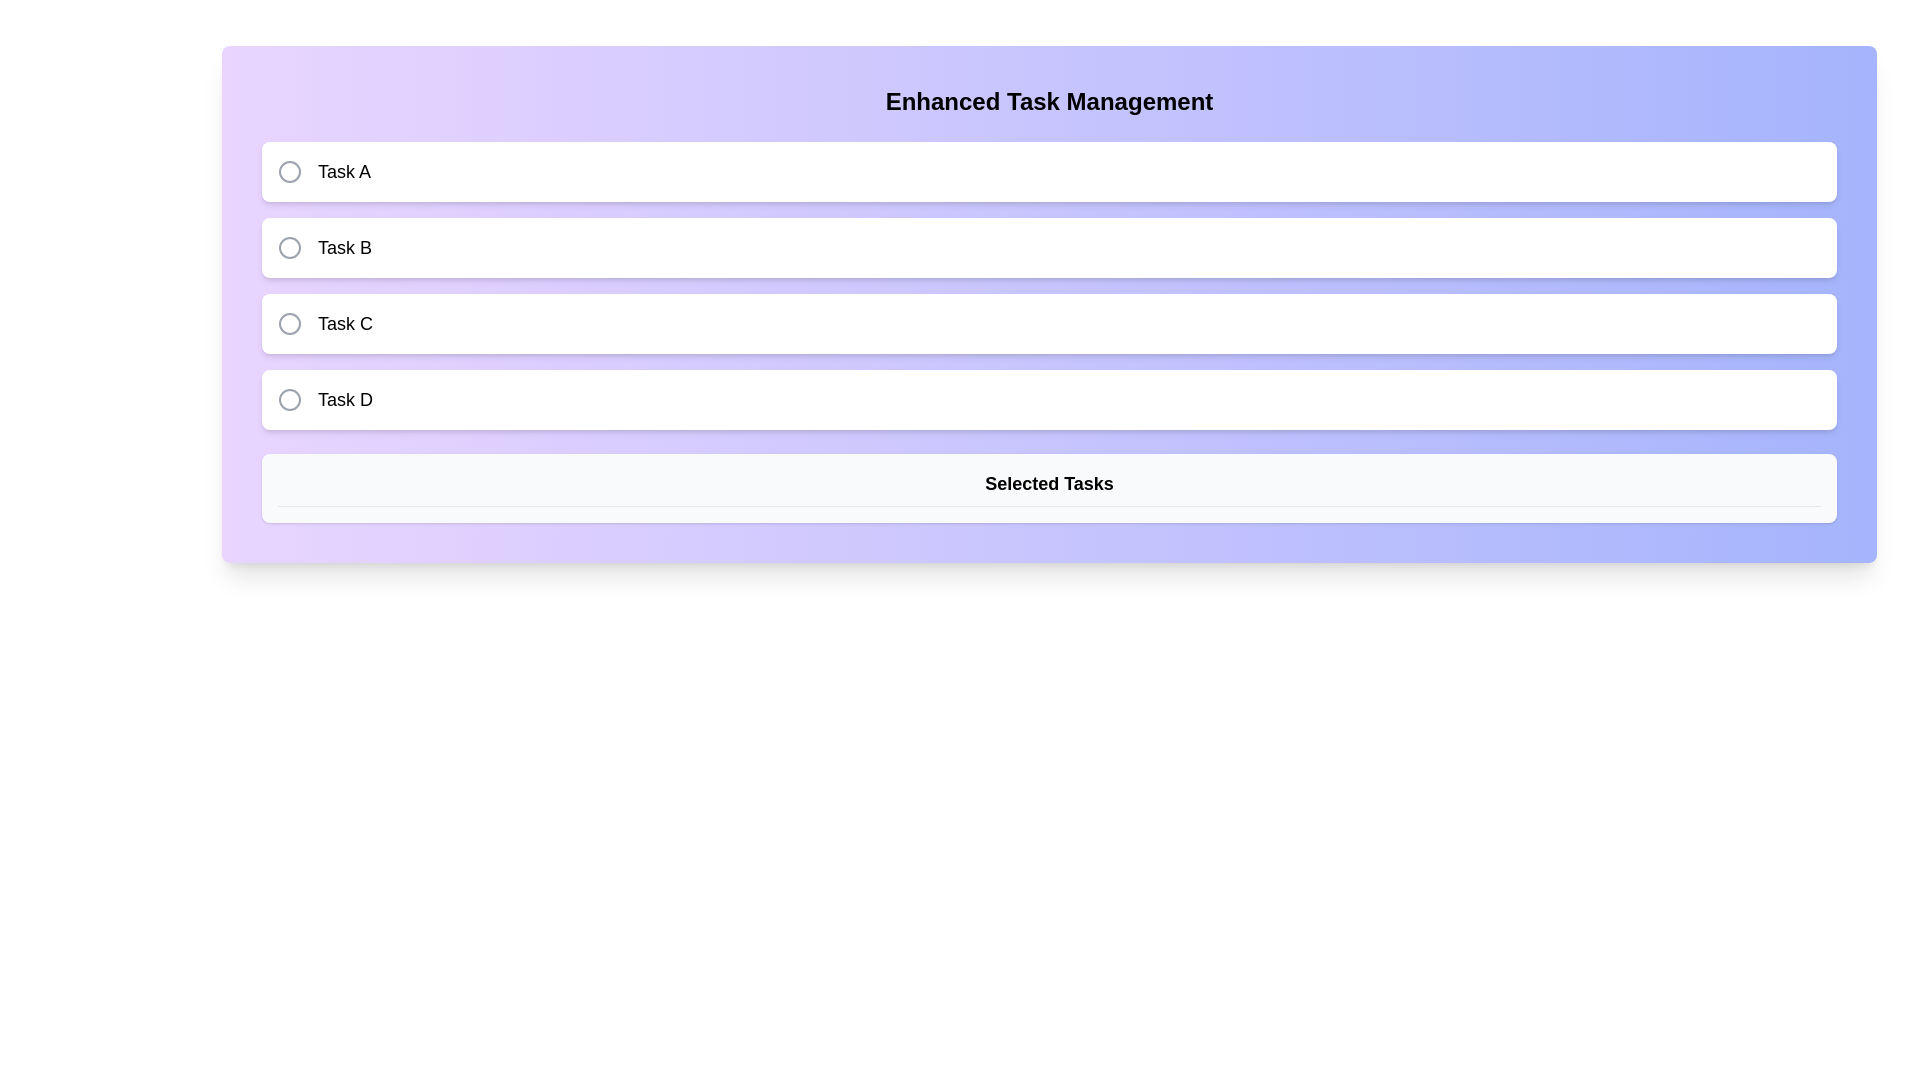  I want to click on text from the static label displaying 'Selected Tasks' located at the lower part of the interface, so click(1048, 488).